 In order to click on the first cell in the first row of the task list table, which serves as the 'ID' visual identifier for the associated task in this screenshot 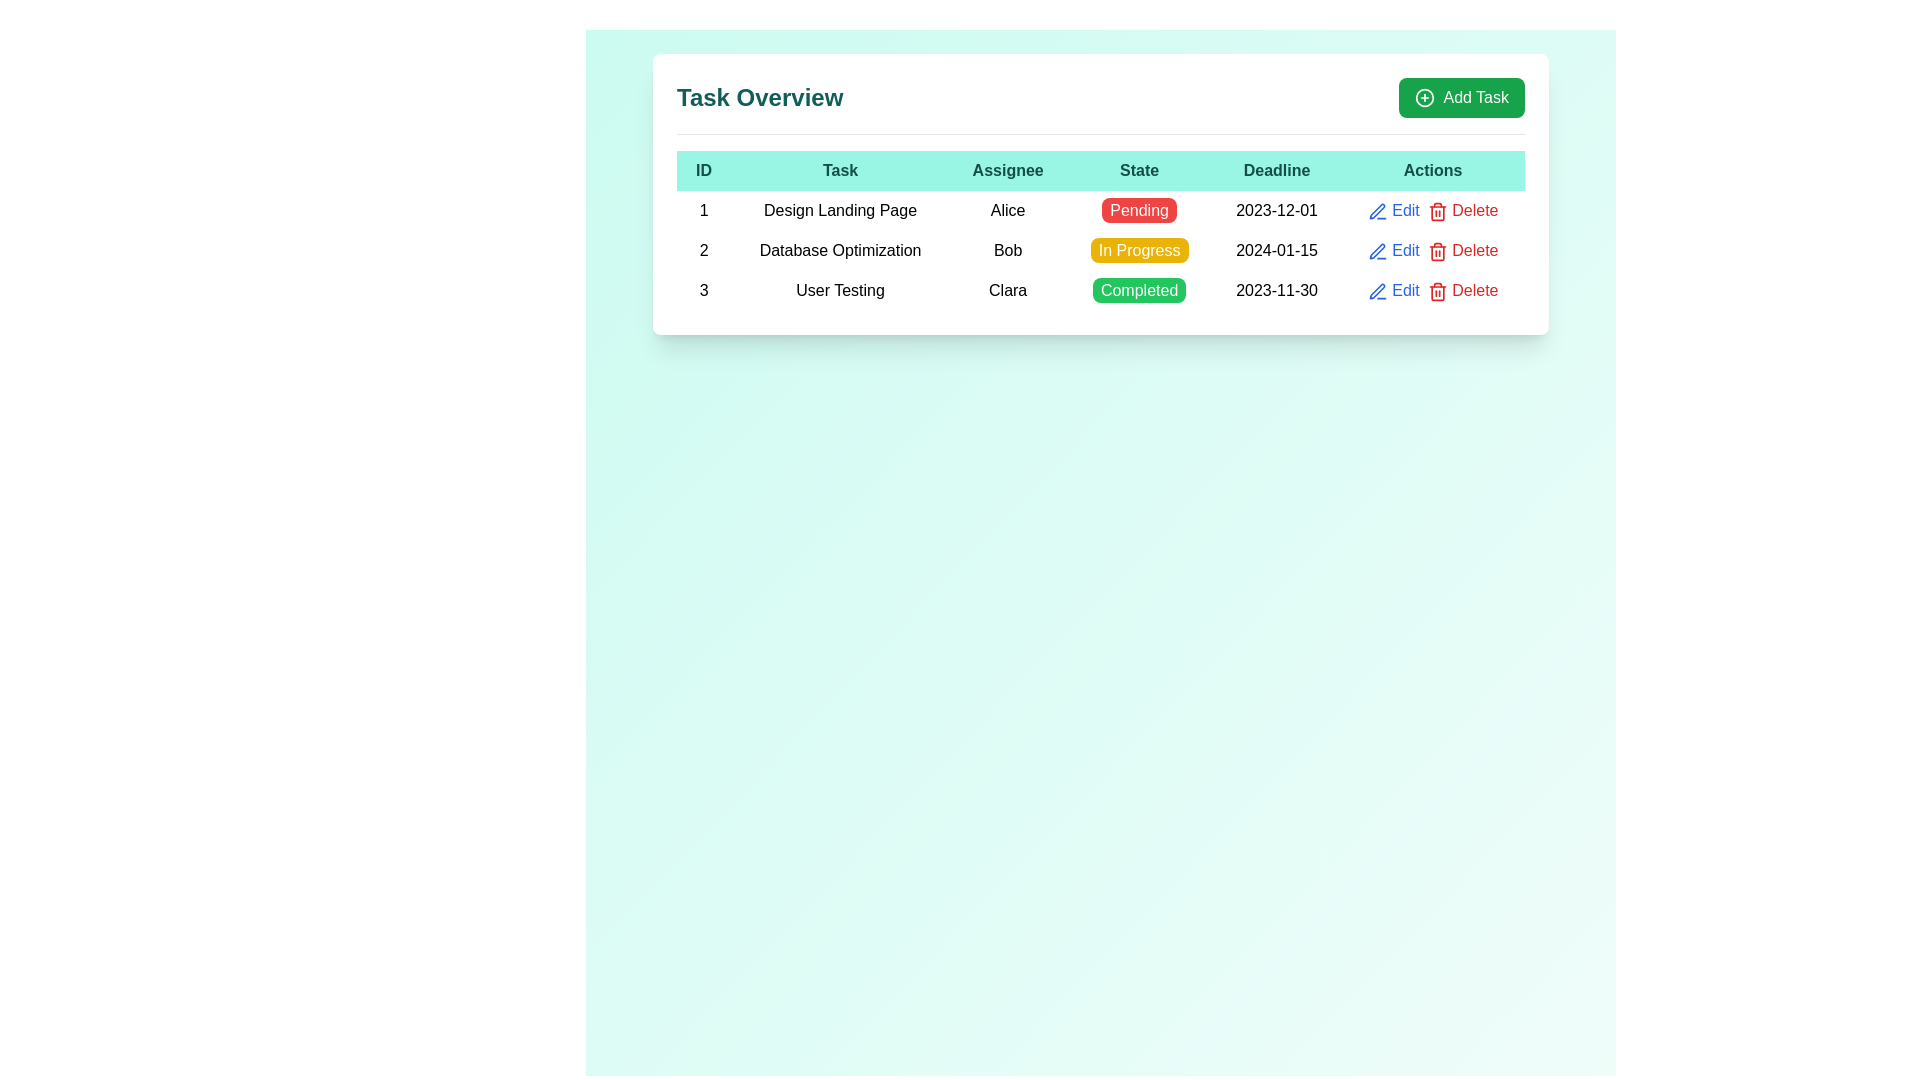, I will do `click(704, 211)`.